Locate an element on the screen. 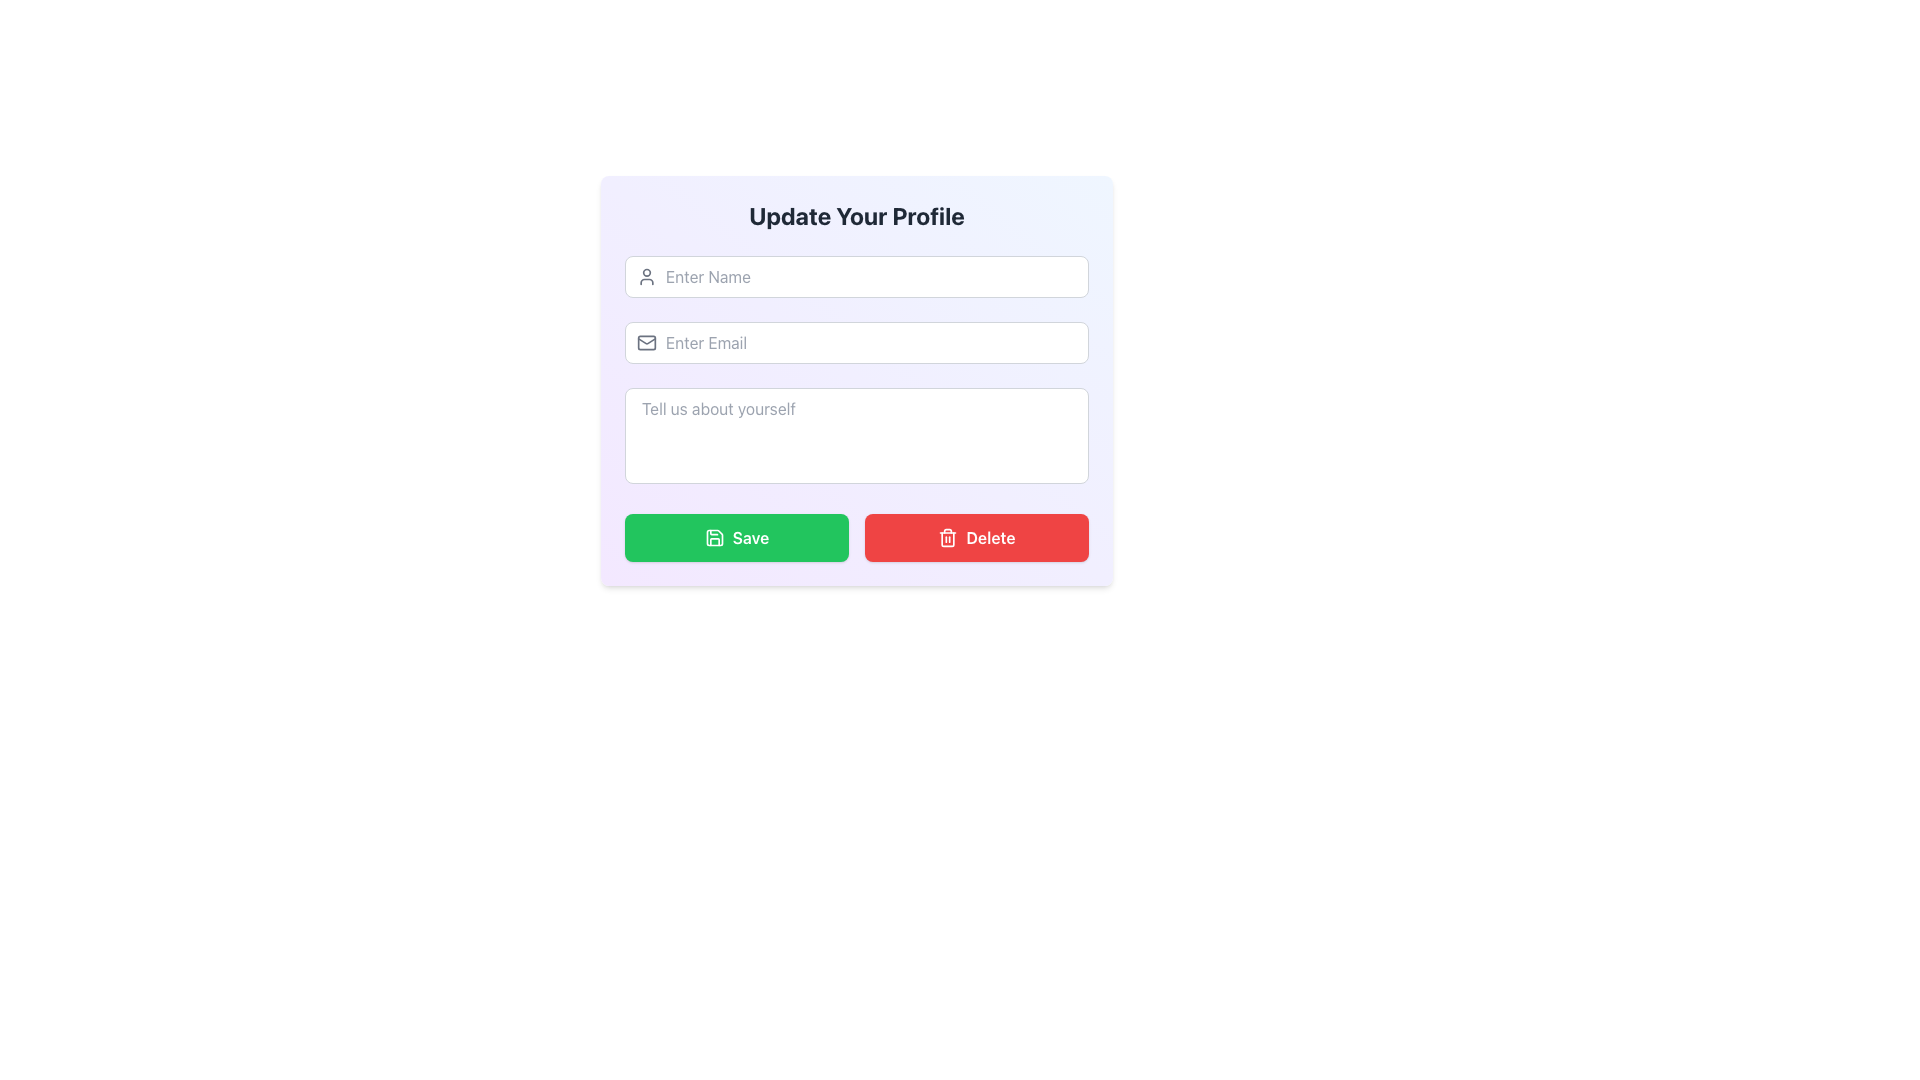 The image size is (1920, 1080). the floppy disk icon that signifies the saving functionality, located to the left of the Save button in the bottom row of the form is located at coordinates (714, 536).